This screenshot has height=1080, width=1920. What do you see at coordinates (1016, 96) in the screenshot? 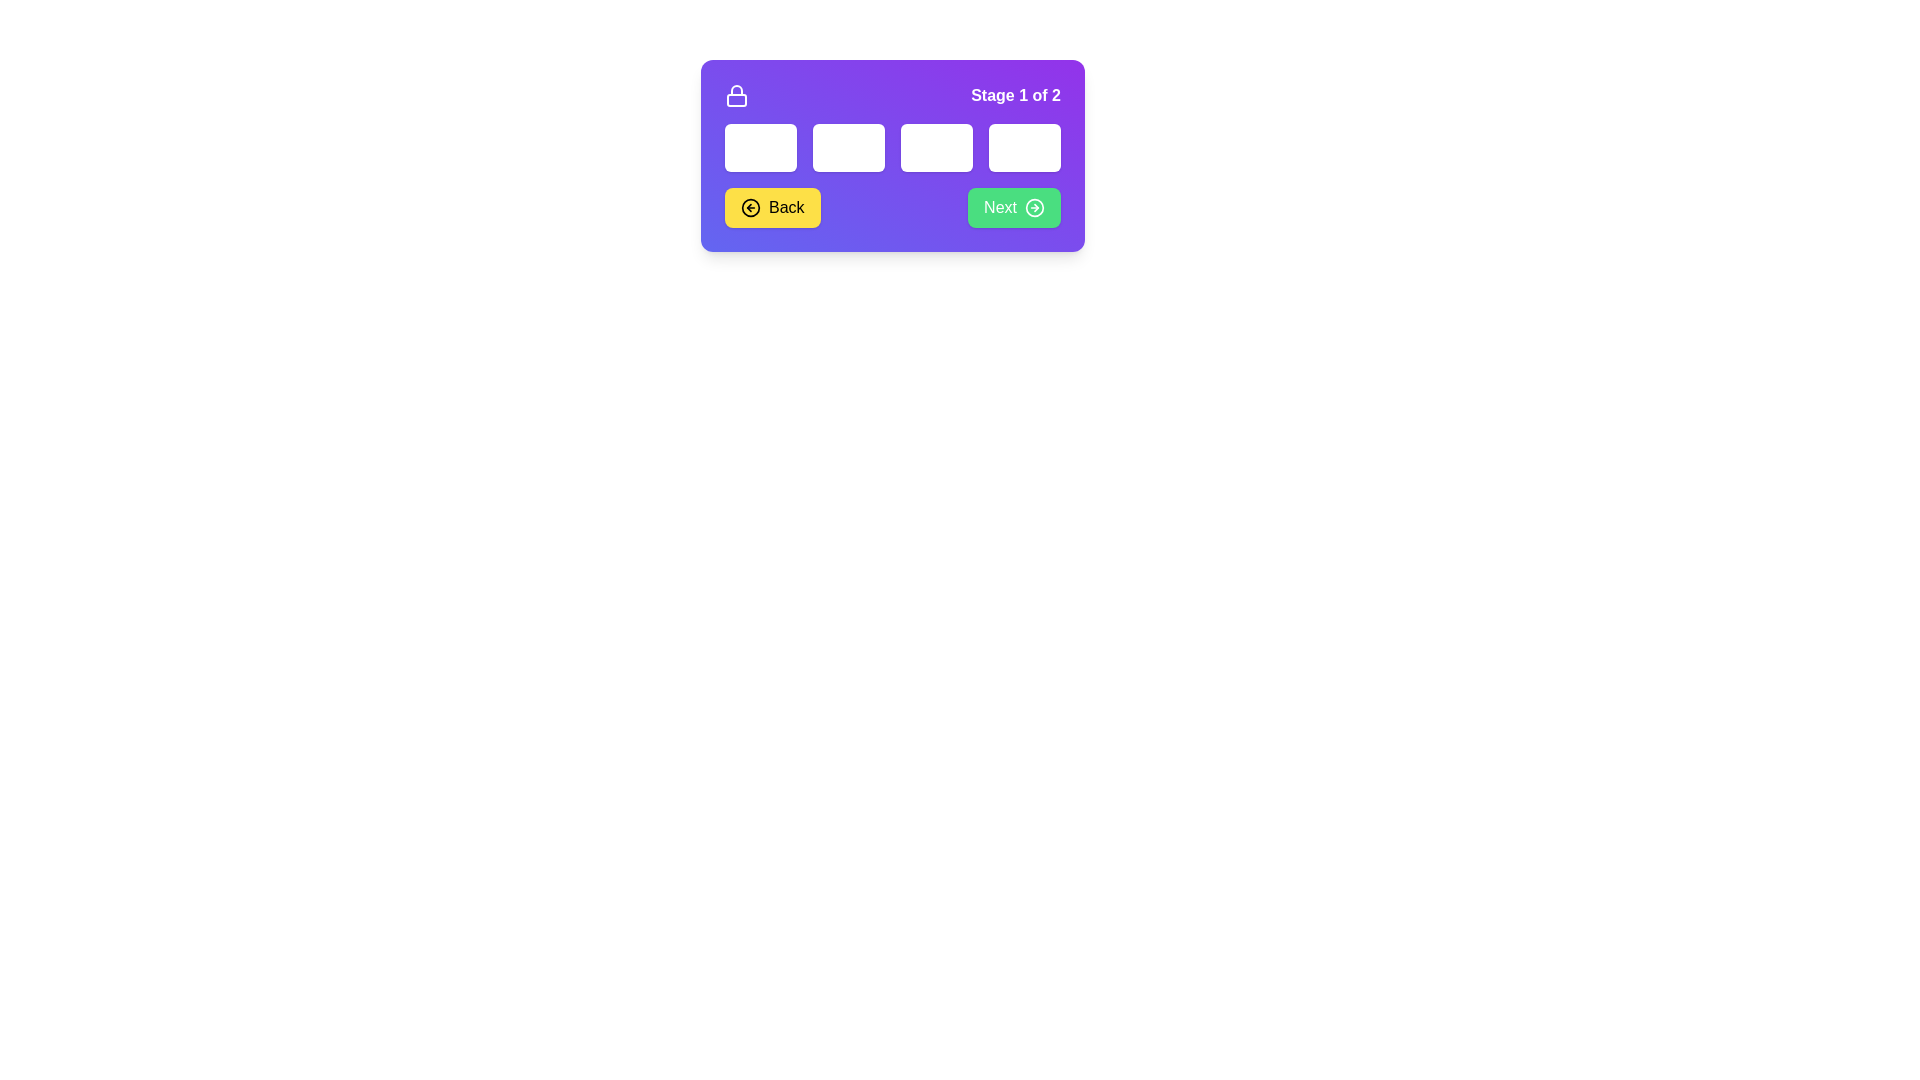
I see `the static text label displaying 'Stage 1 of 2' in bold white font on a purple background, located in the top-right corner of the card-like interface` at bounding box center [1016, 96].